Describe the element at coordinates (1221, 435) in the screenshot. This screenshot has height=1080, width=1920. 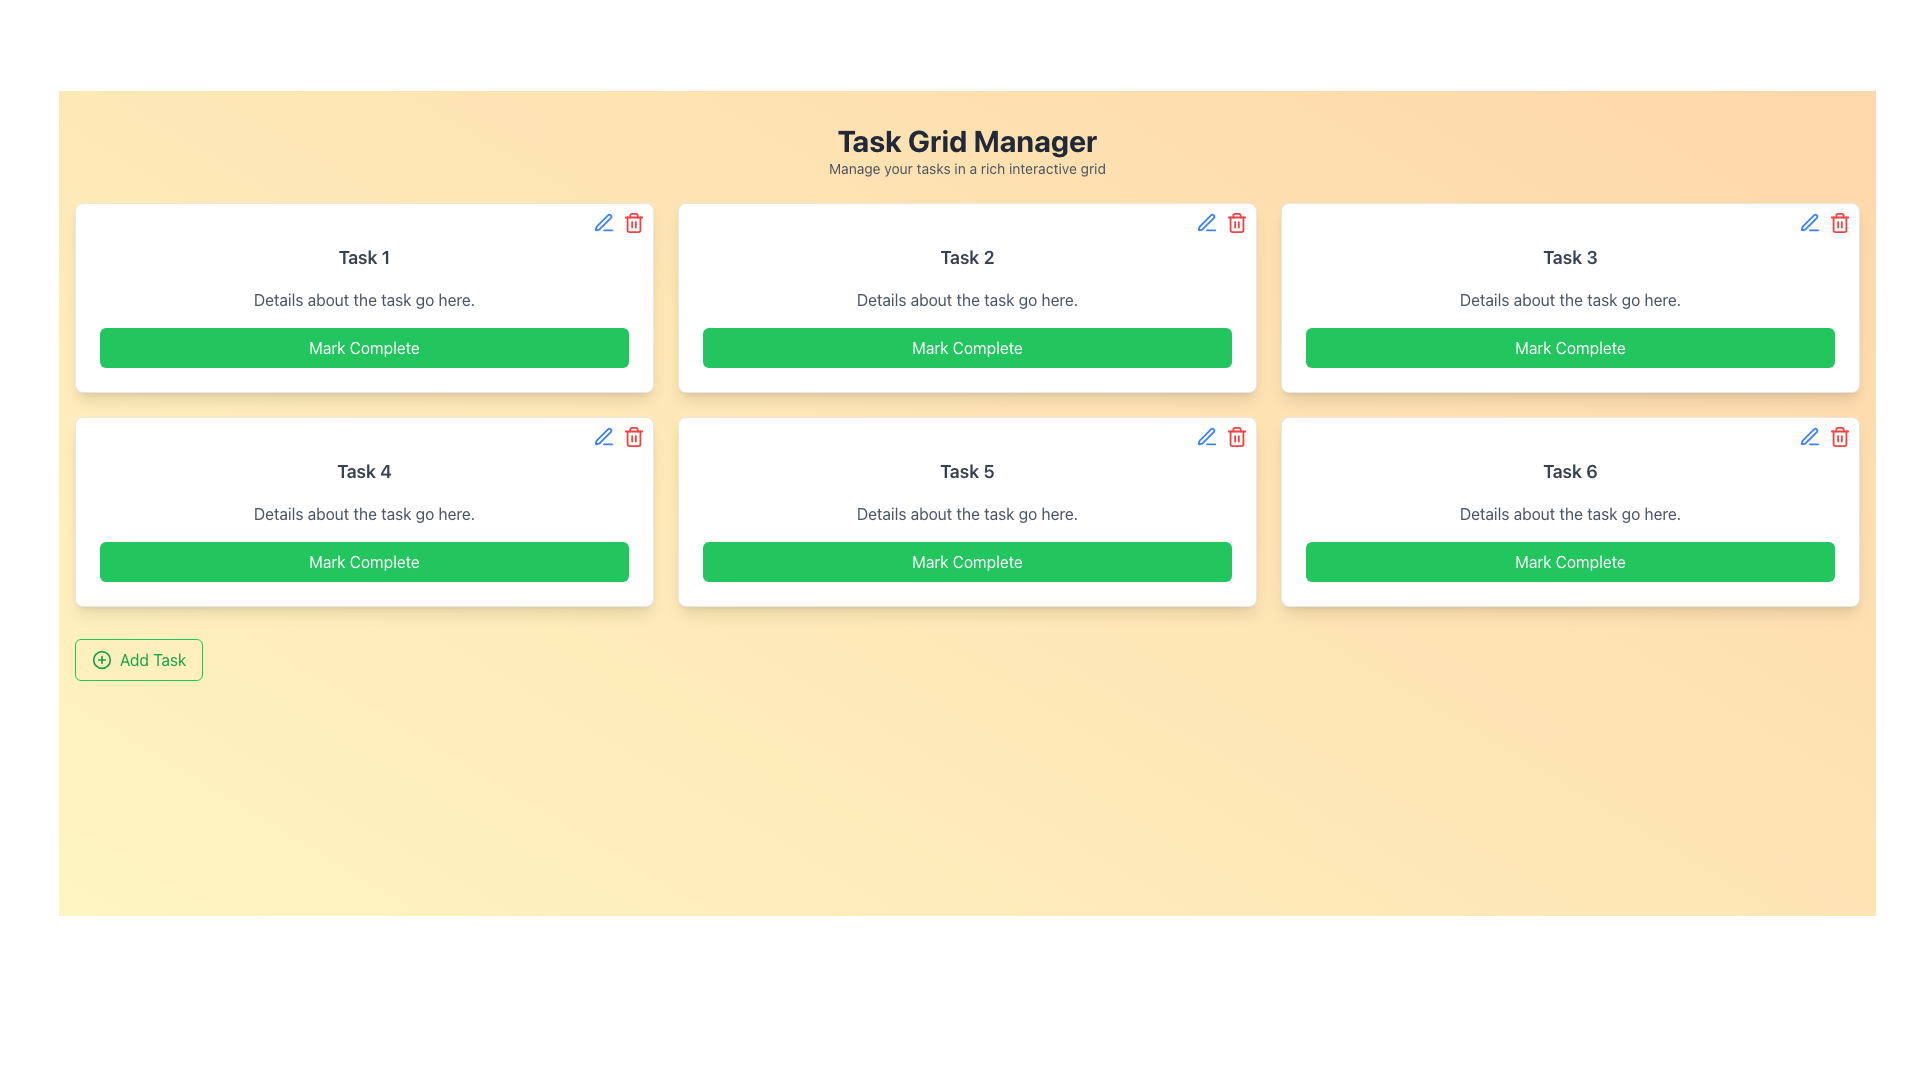
I see `the delete button located at the top-right corner of the 'Task 5' card` at that location.